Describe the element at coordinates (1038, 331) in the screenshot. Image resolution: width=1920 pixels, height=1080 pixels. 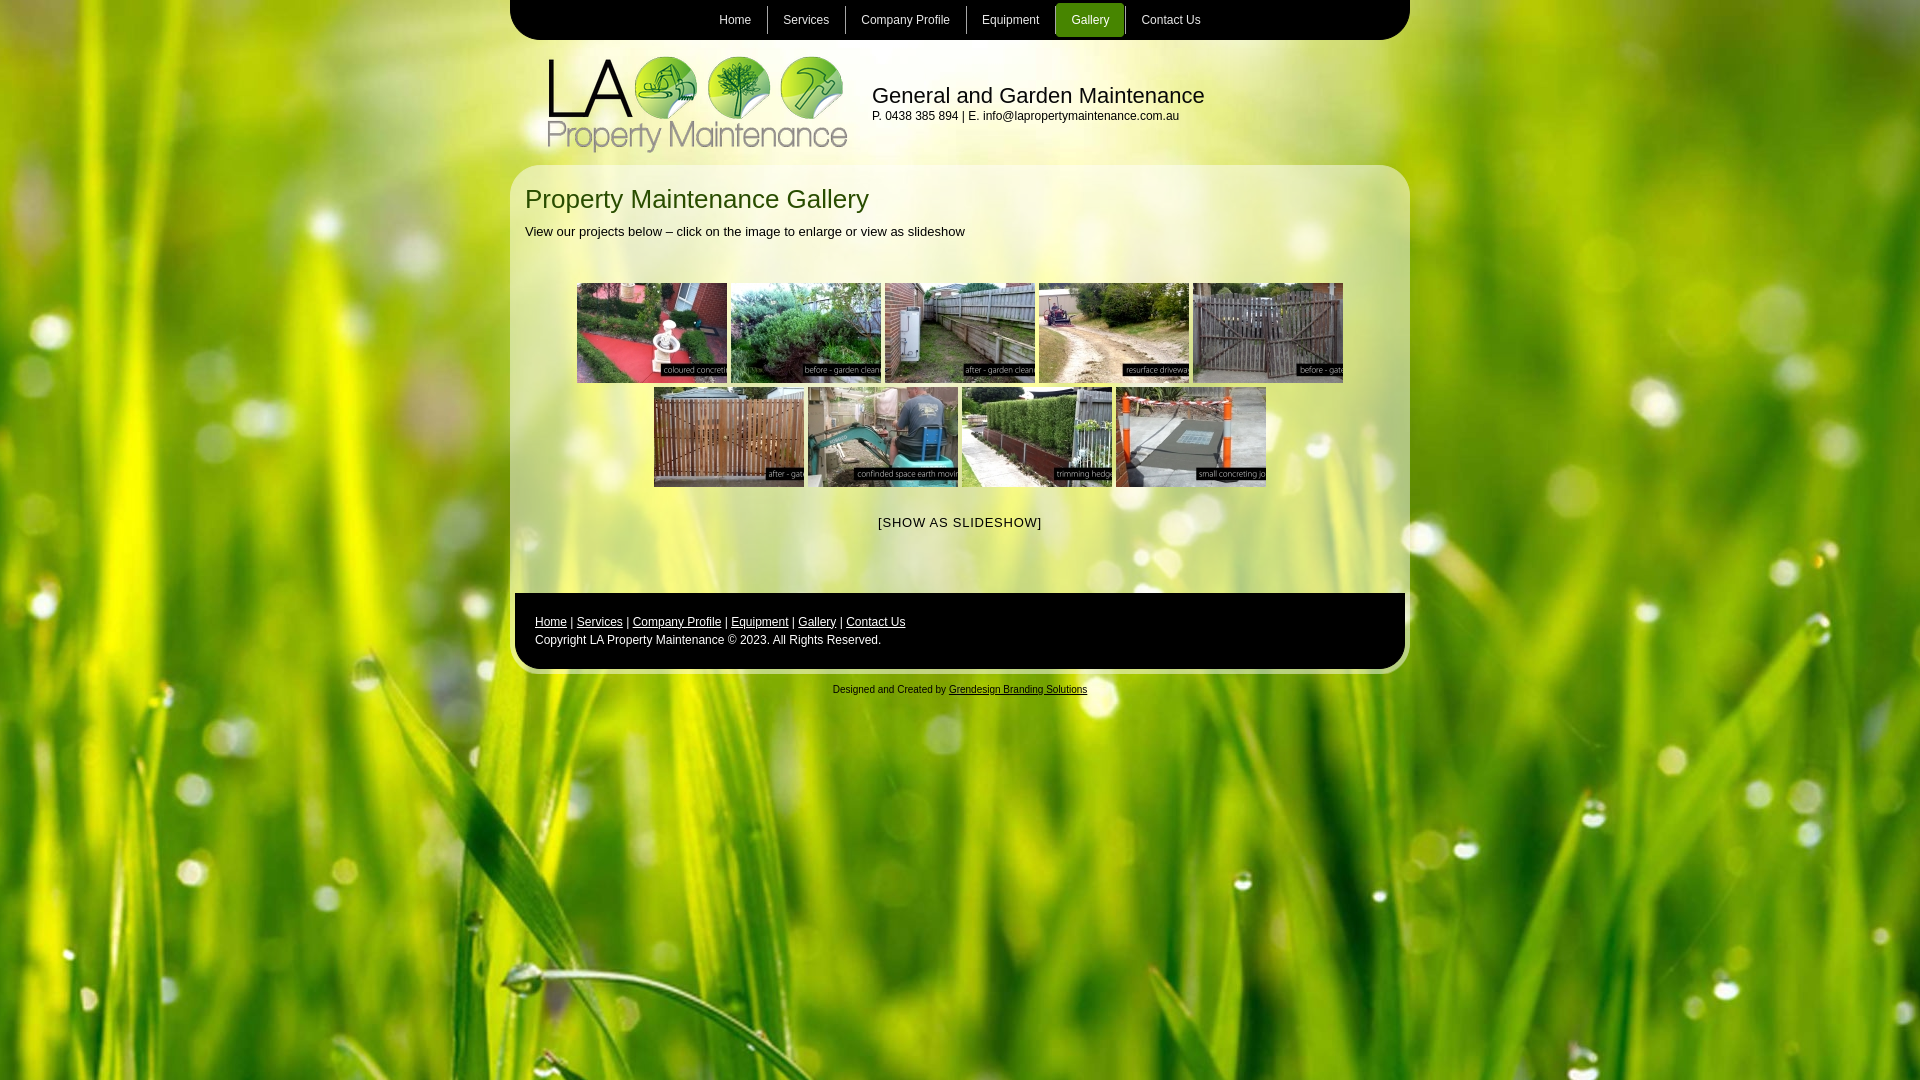
I see `'la-property-maintenance-driveways'` at that location.